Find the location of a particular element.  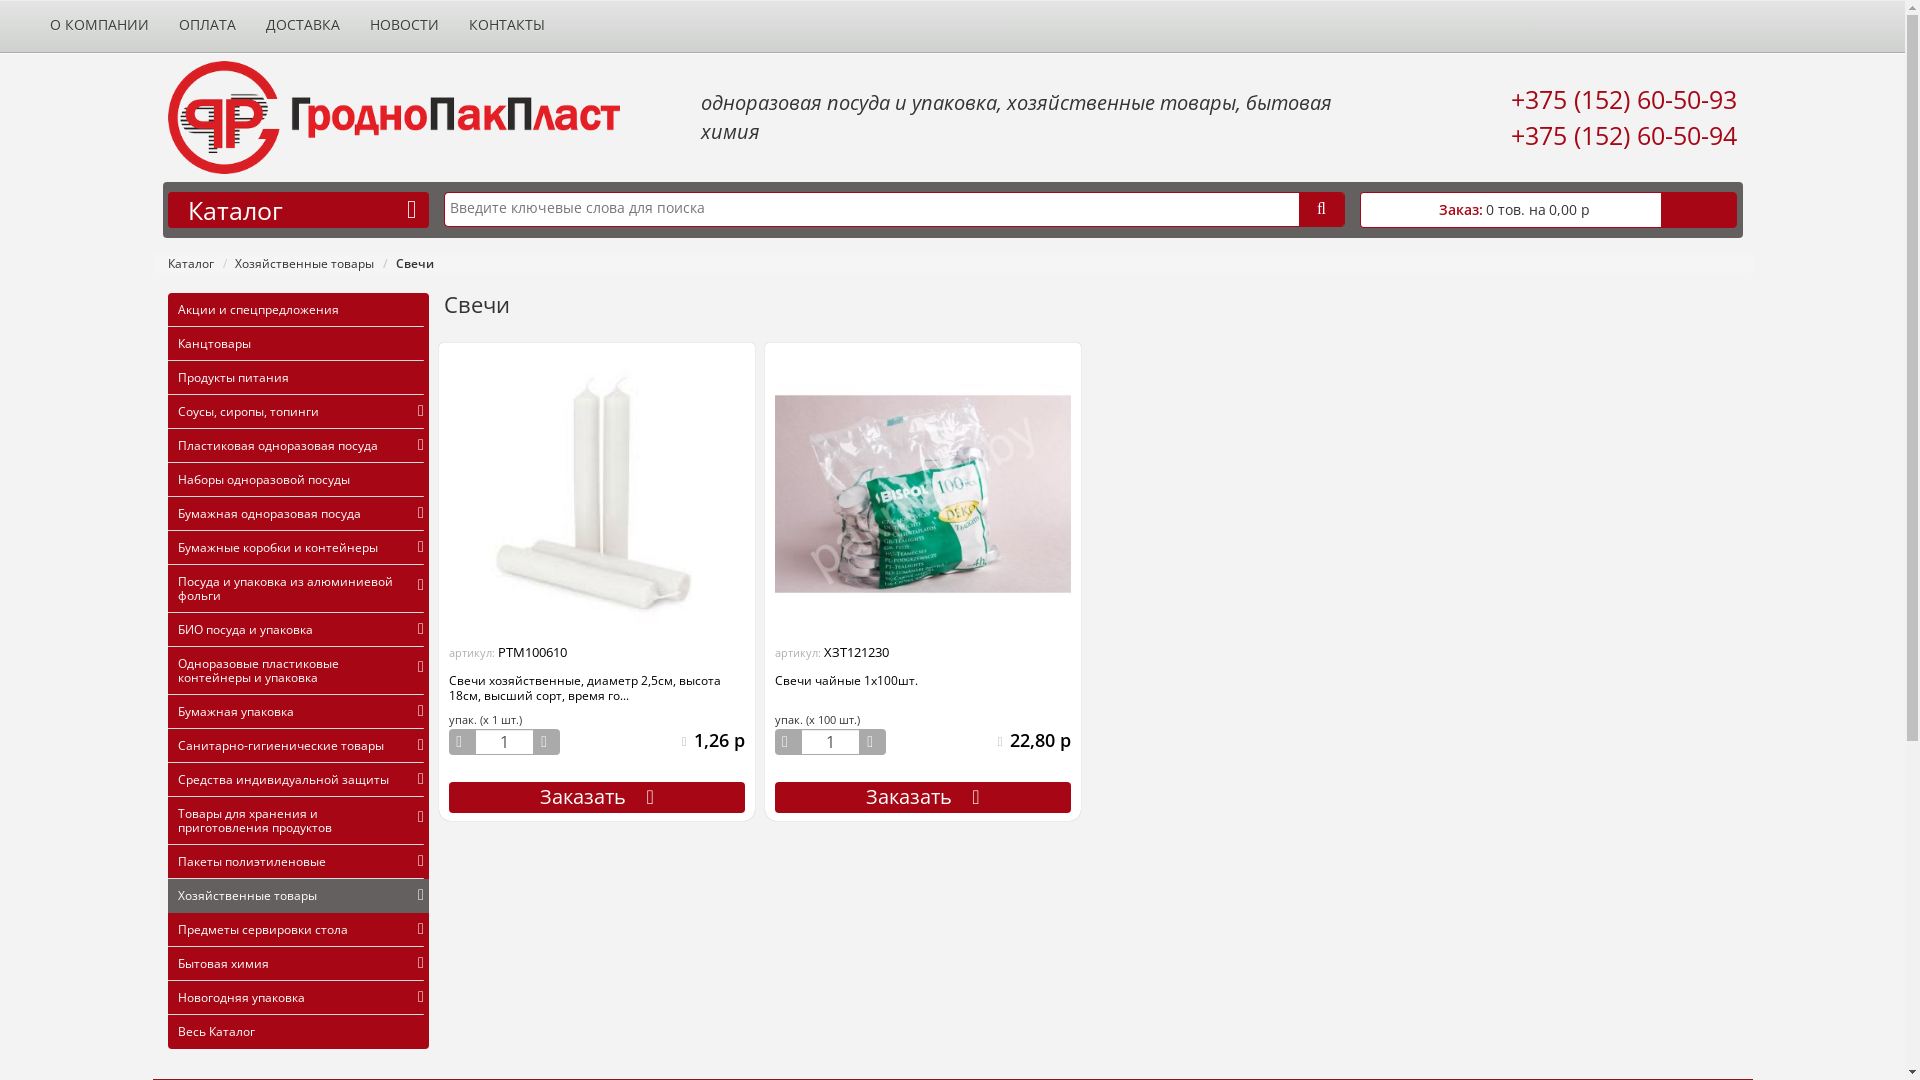

'+375 (152) 60-50-94' is located at coordinates (1511, 135).